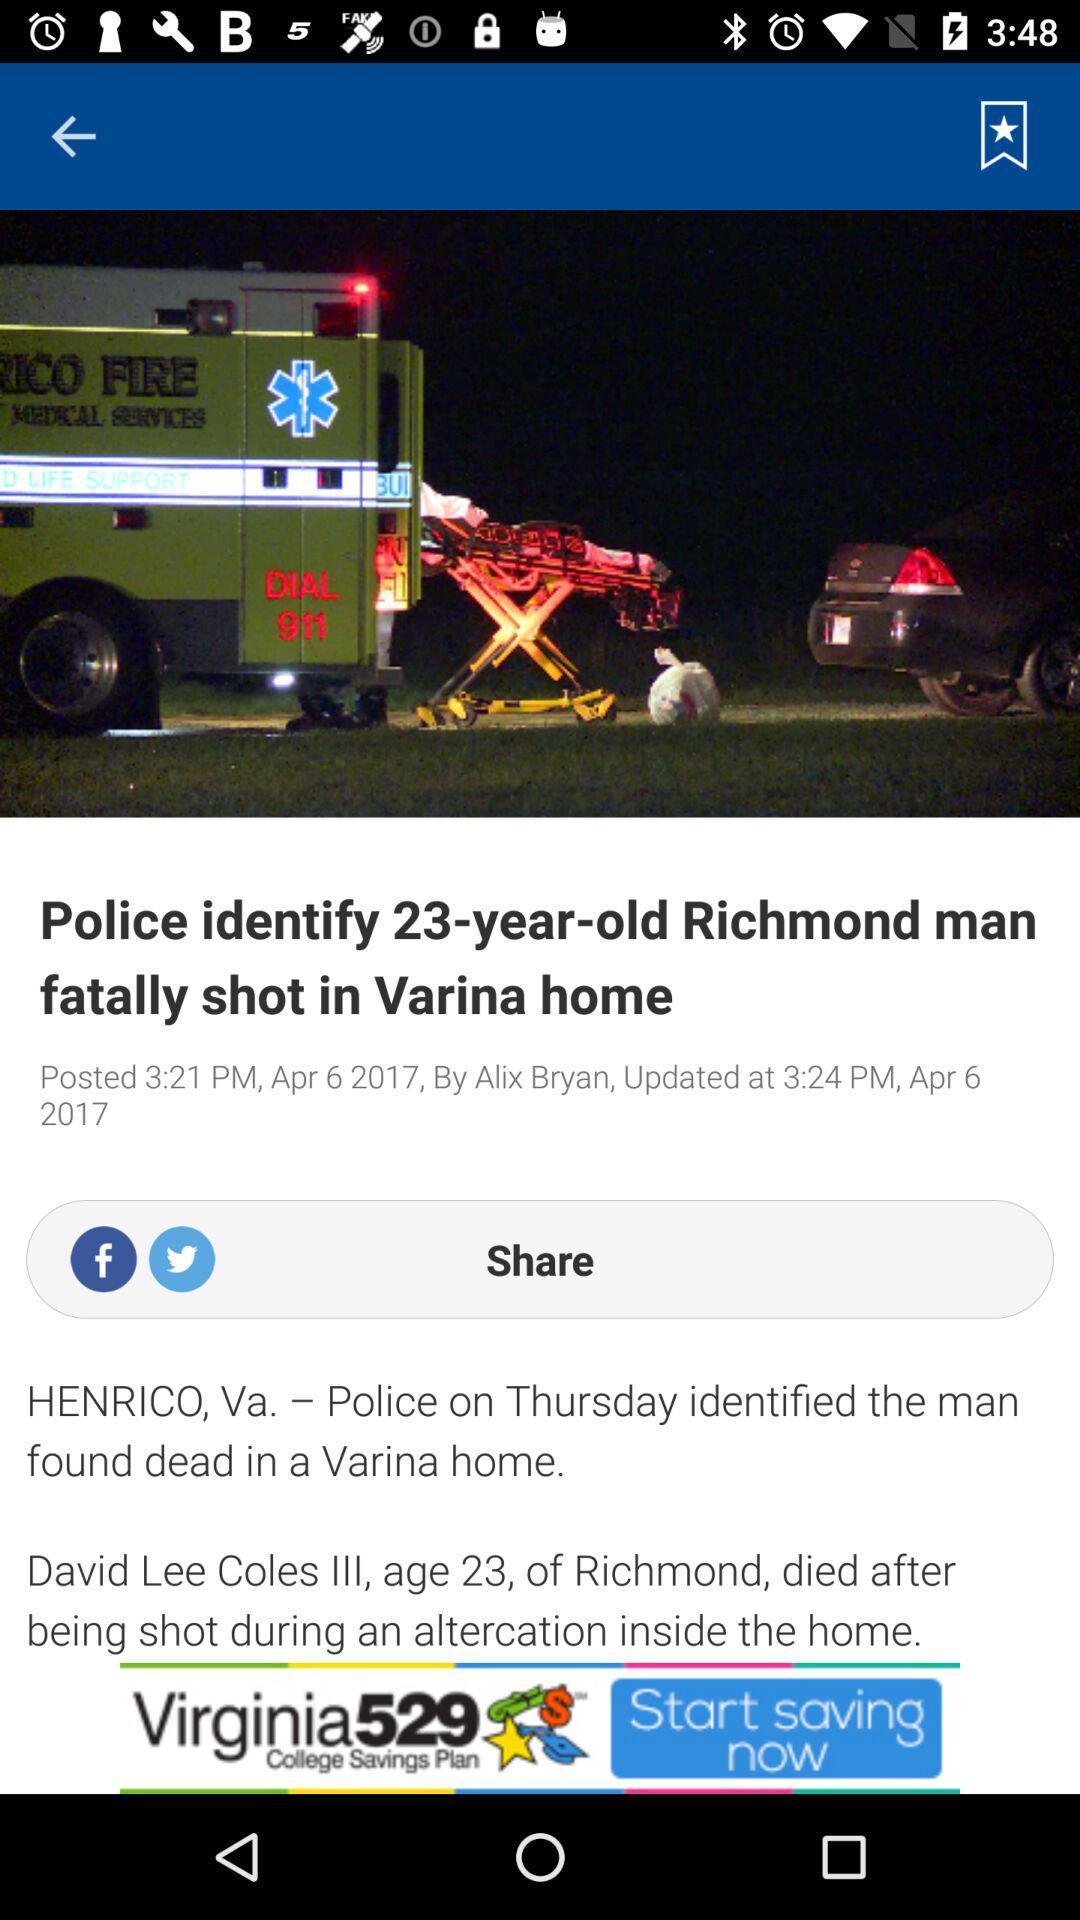  Describe the element at coordinates (72, 135) in the screenshot. I see `previous button` at that location.